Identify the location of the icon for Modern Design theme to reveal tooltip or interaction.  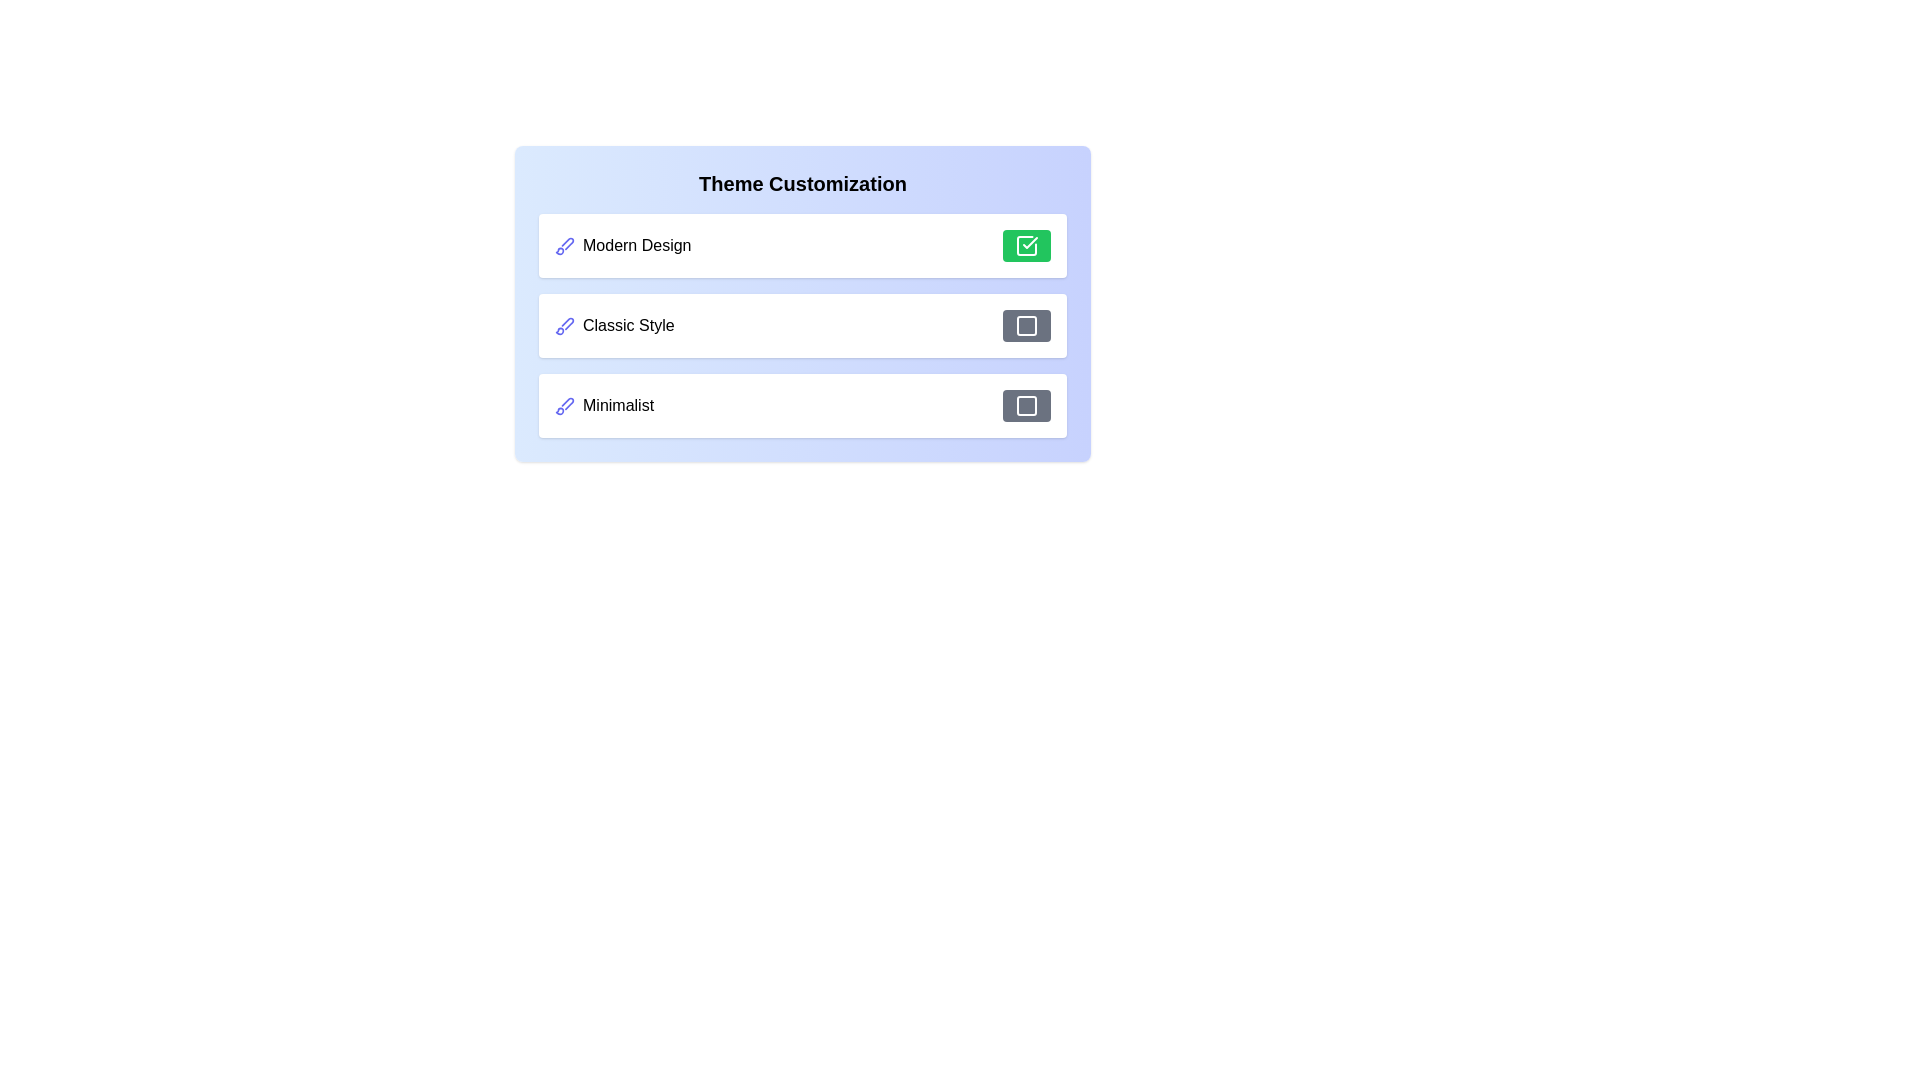
(564, 245).